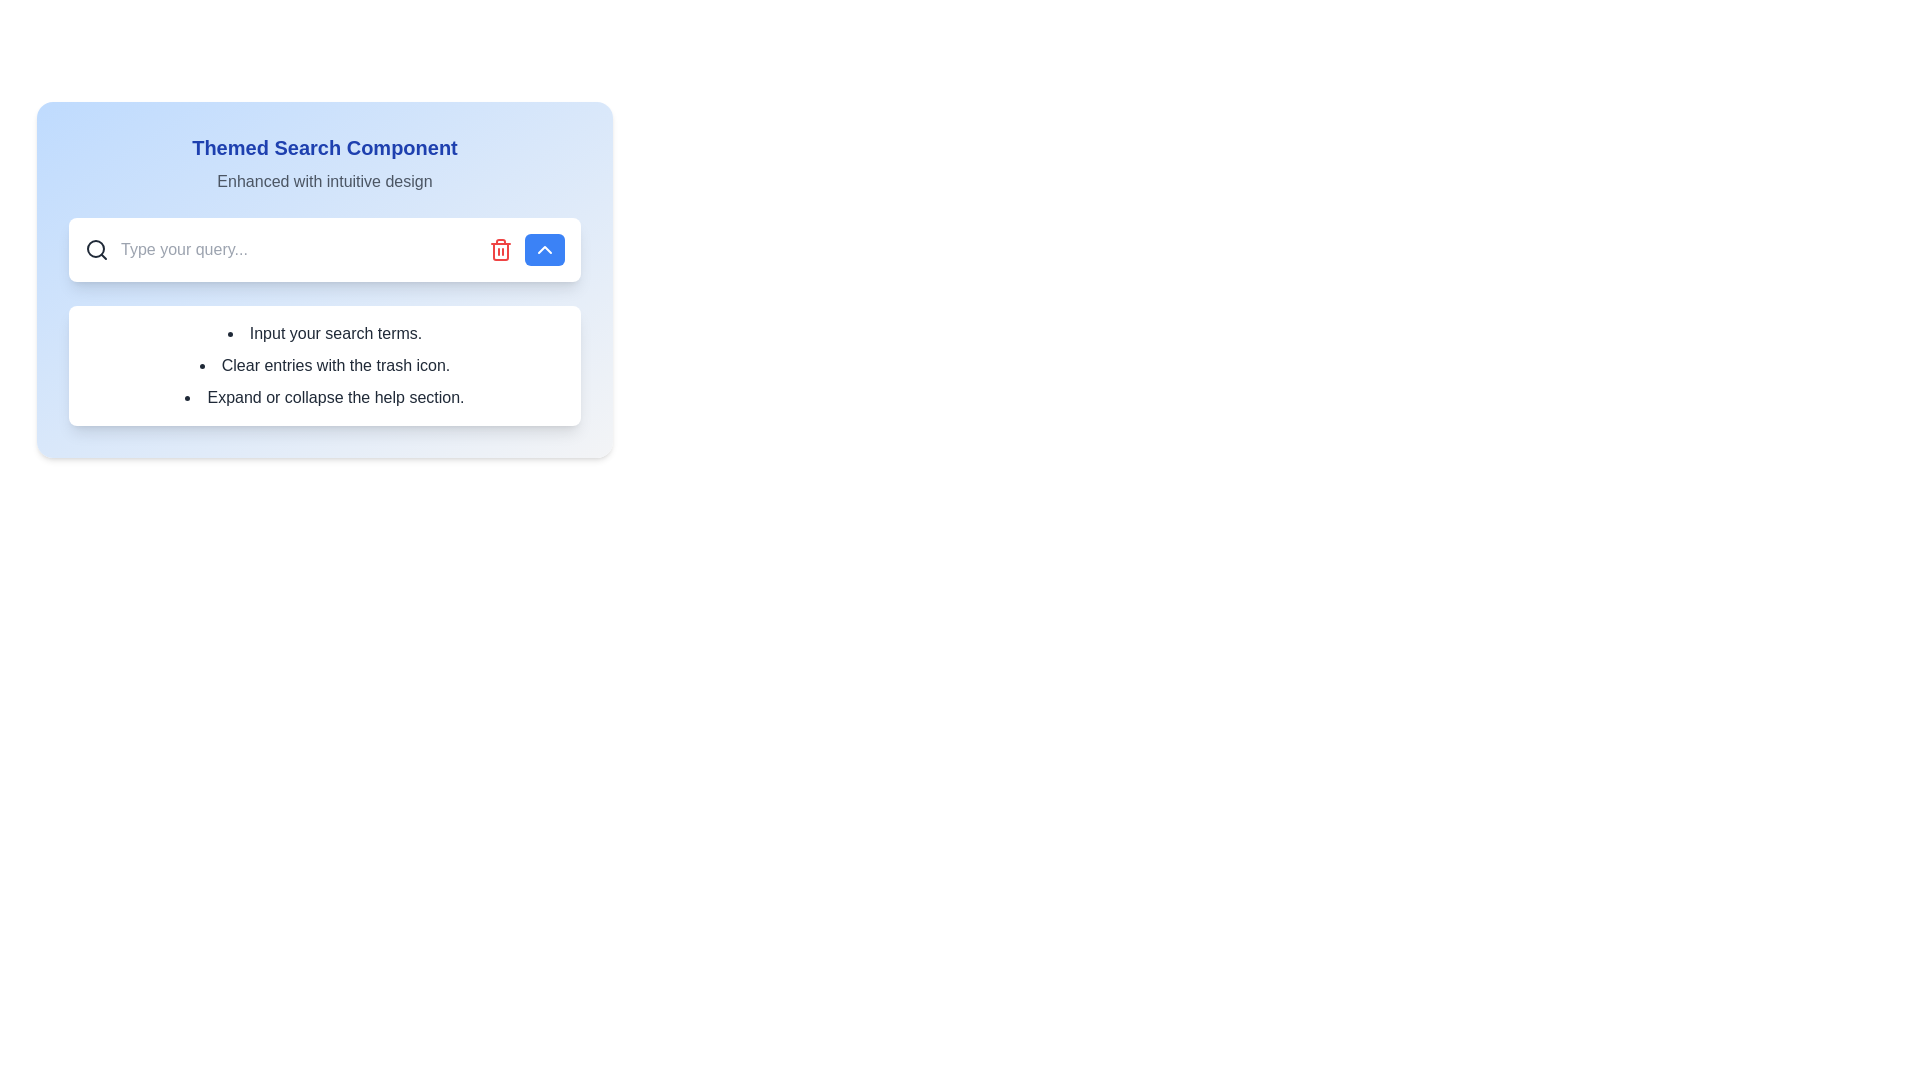 The height and width of the screenshot is (1080, 1920). I want to click on the text block that reads 'clear entries with the trash icon', which is the second item in a vertically stacked list of bullet points, so click(325, 366).